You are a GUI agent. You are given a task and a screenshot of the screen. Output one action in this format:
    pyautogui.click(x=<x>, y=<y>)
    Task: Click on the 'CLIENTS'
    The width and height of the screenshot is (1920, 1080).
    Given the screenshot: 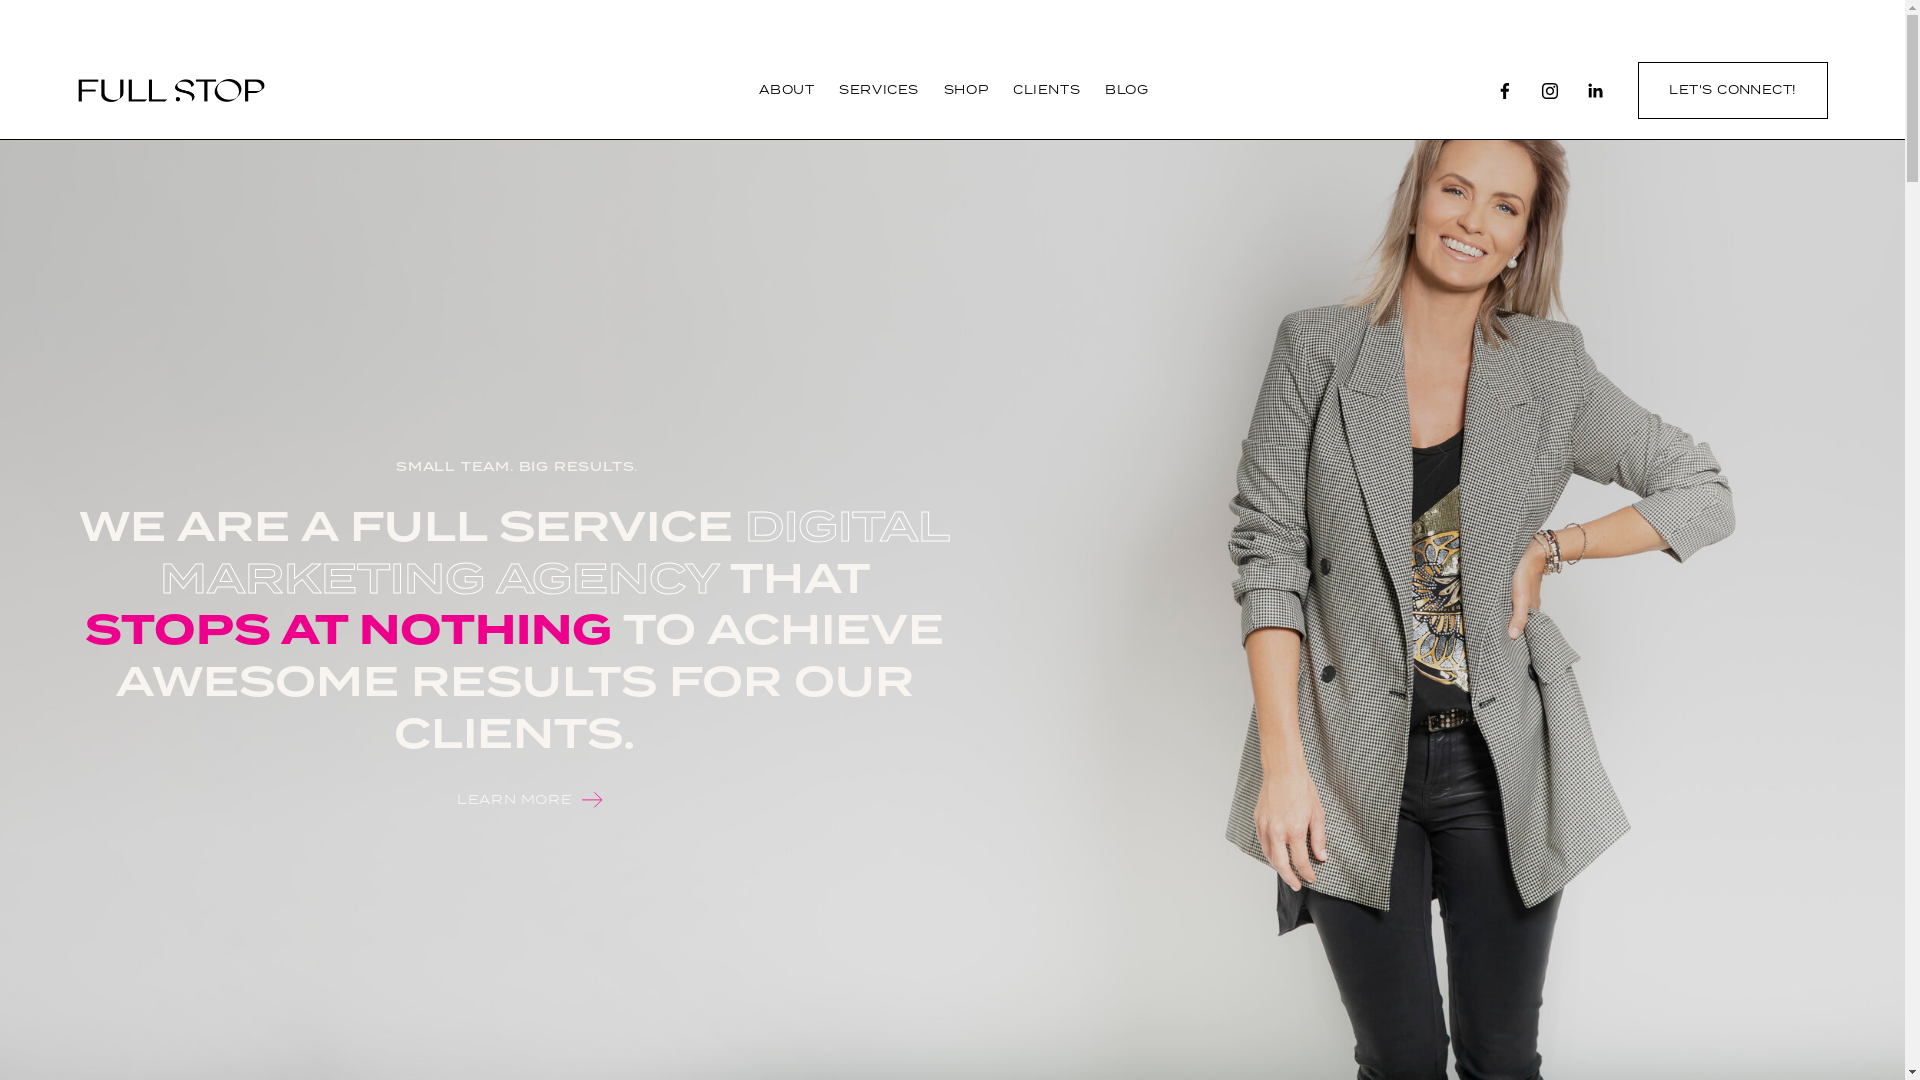 What is the action you would take?
    pyautogui.click(x=1045, y=91)
    